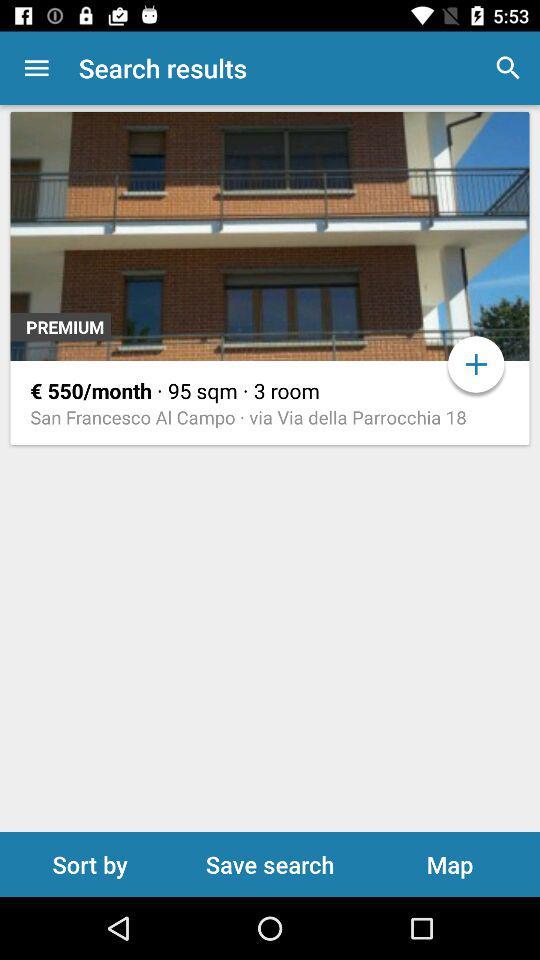  Describe the element at coordinates (89, 863) in the screenshot. I see `icon below san francesco al item` at that location.